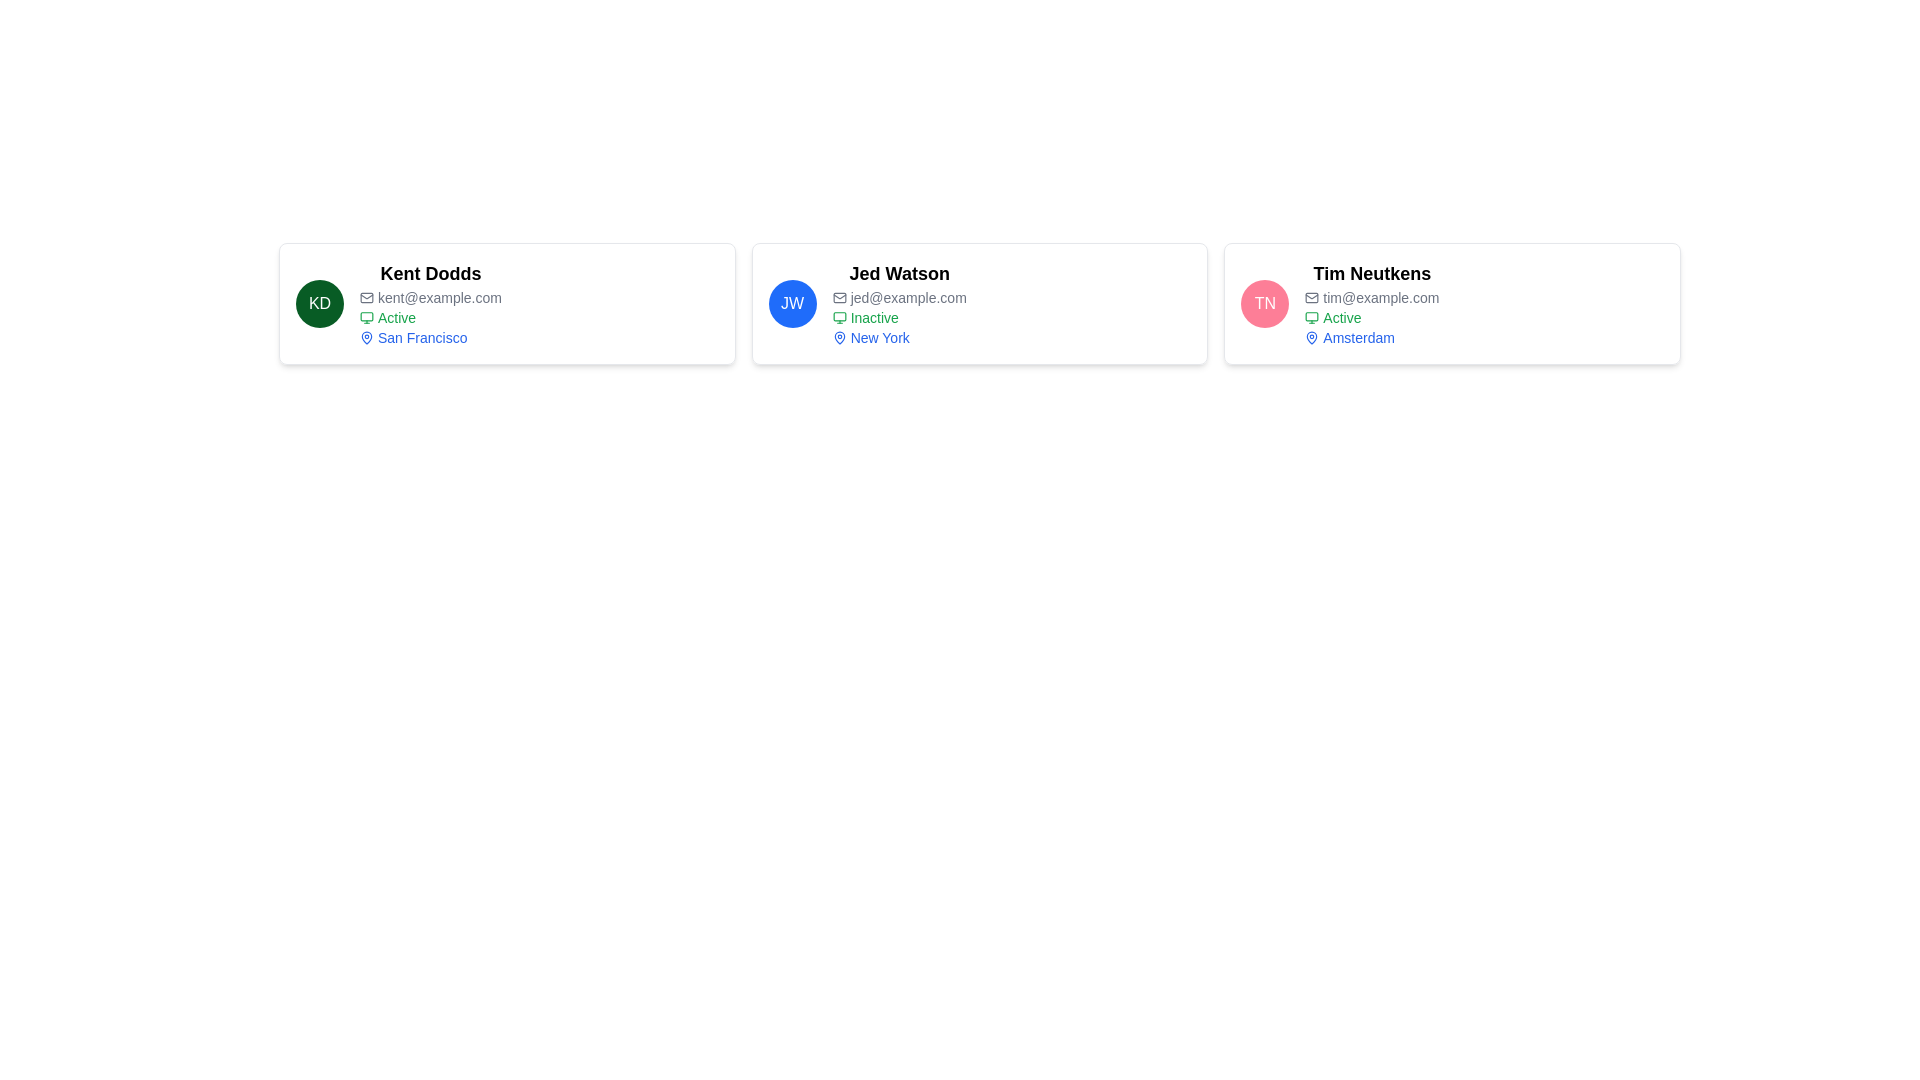 This screenshot has width=1920, height=1080. Describe the element at coordinates (320, 304) in the screenshot. I see `the user avatar icon represented by initials, located at the top-left corner of the card for Kent Dodds` at that location.